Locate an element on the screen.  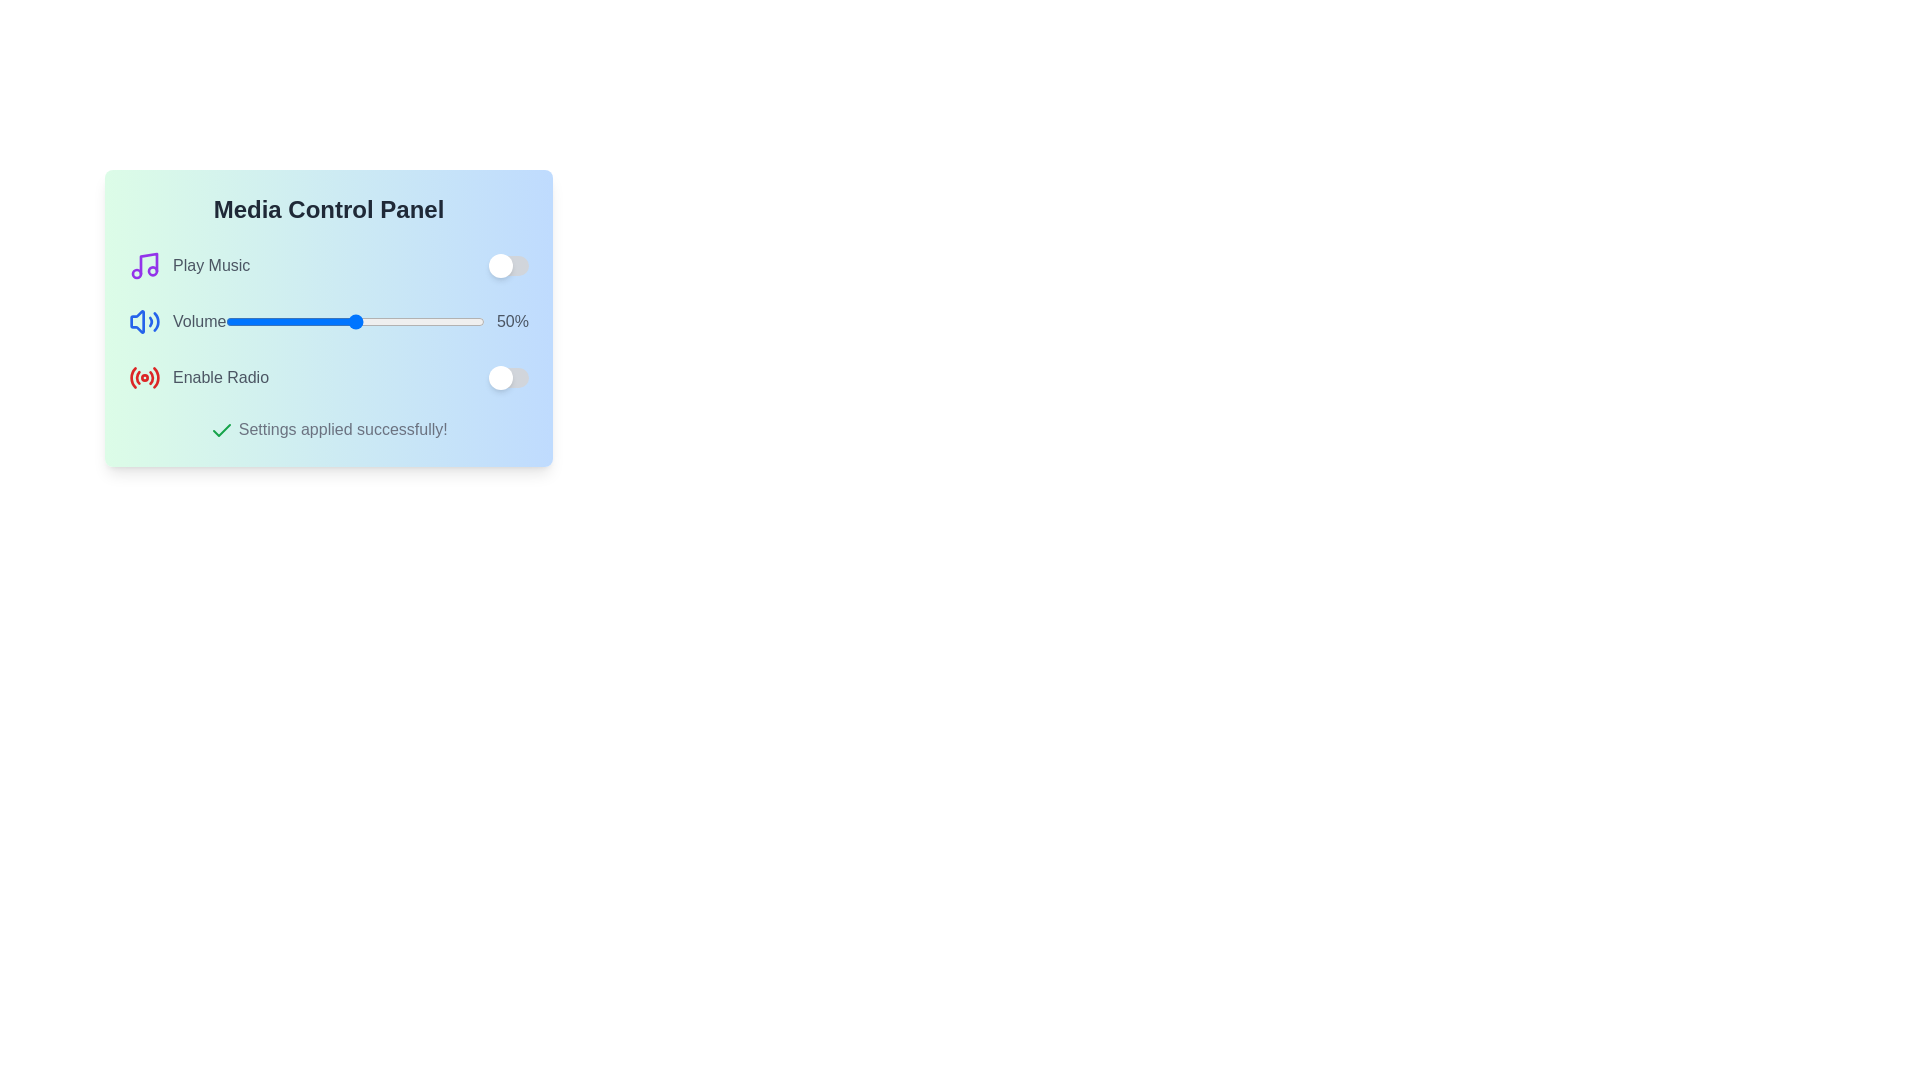
the Text Label with Icon that enables or disables a radio-related feature in the Media Control Panel, located in the middle-left section as the third option in a vertical list of toggleable settings is located at coordinates (199, 378).